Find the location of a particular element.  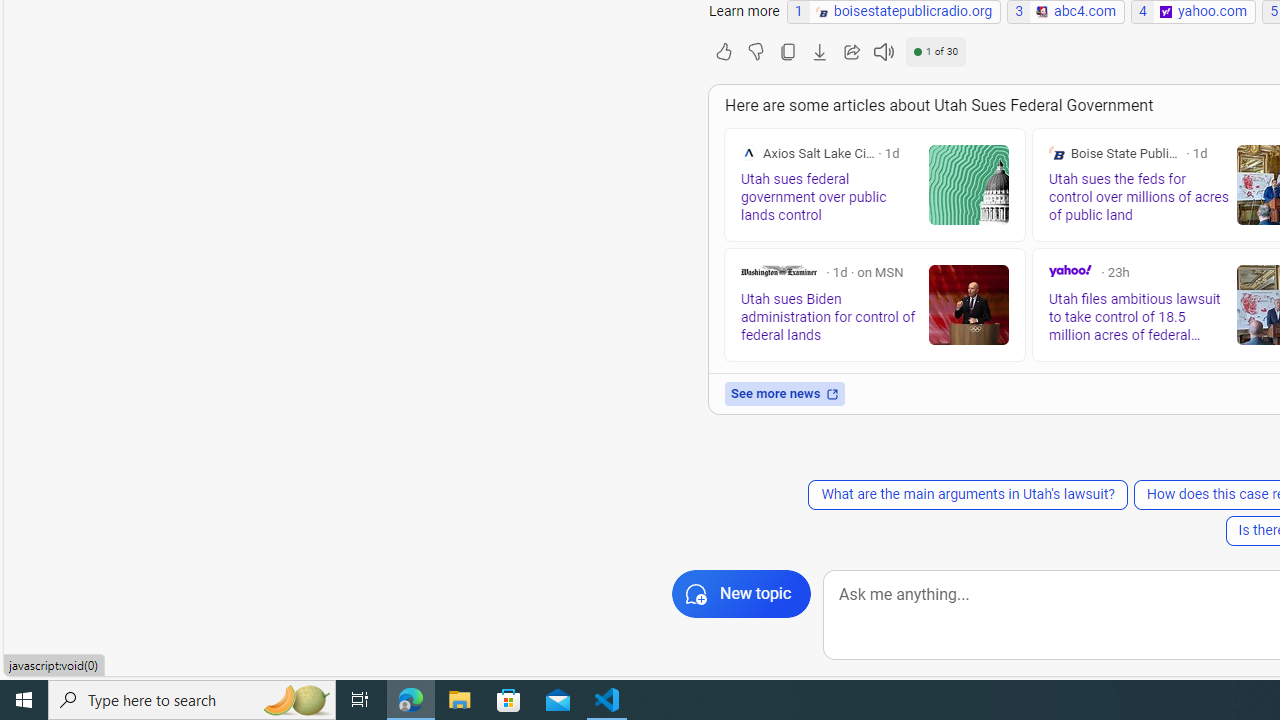

'See more news' is located at coordinates (784, 394).